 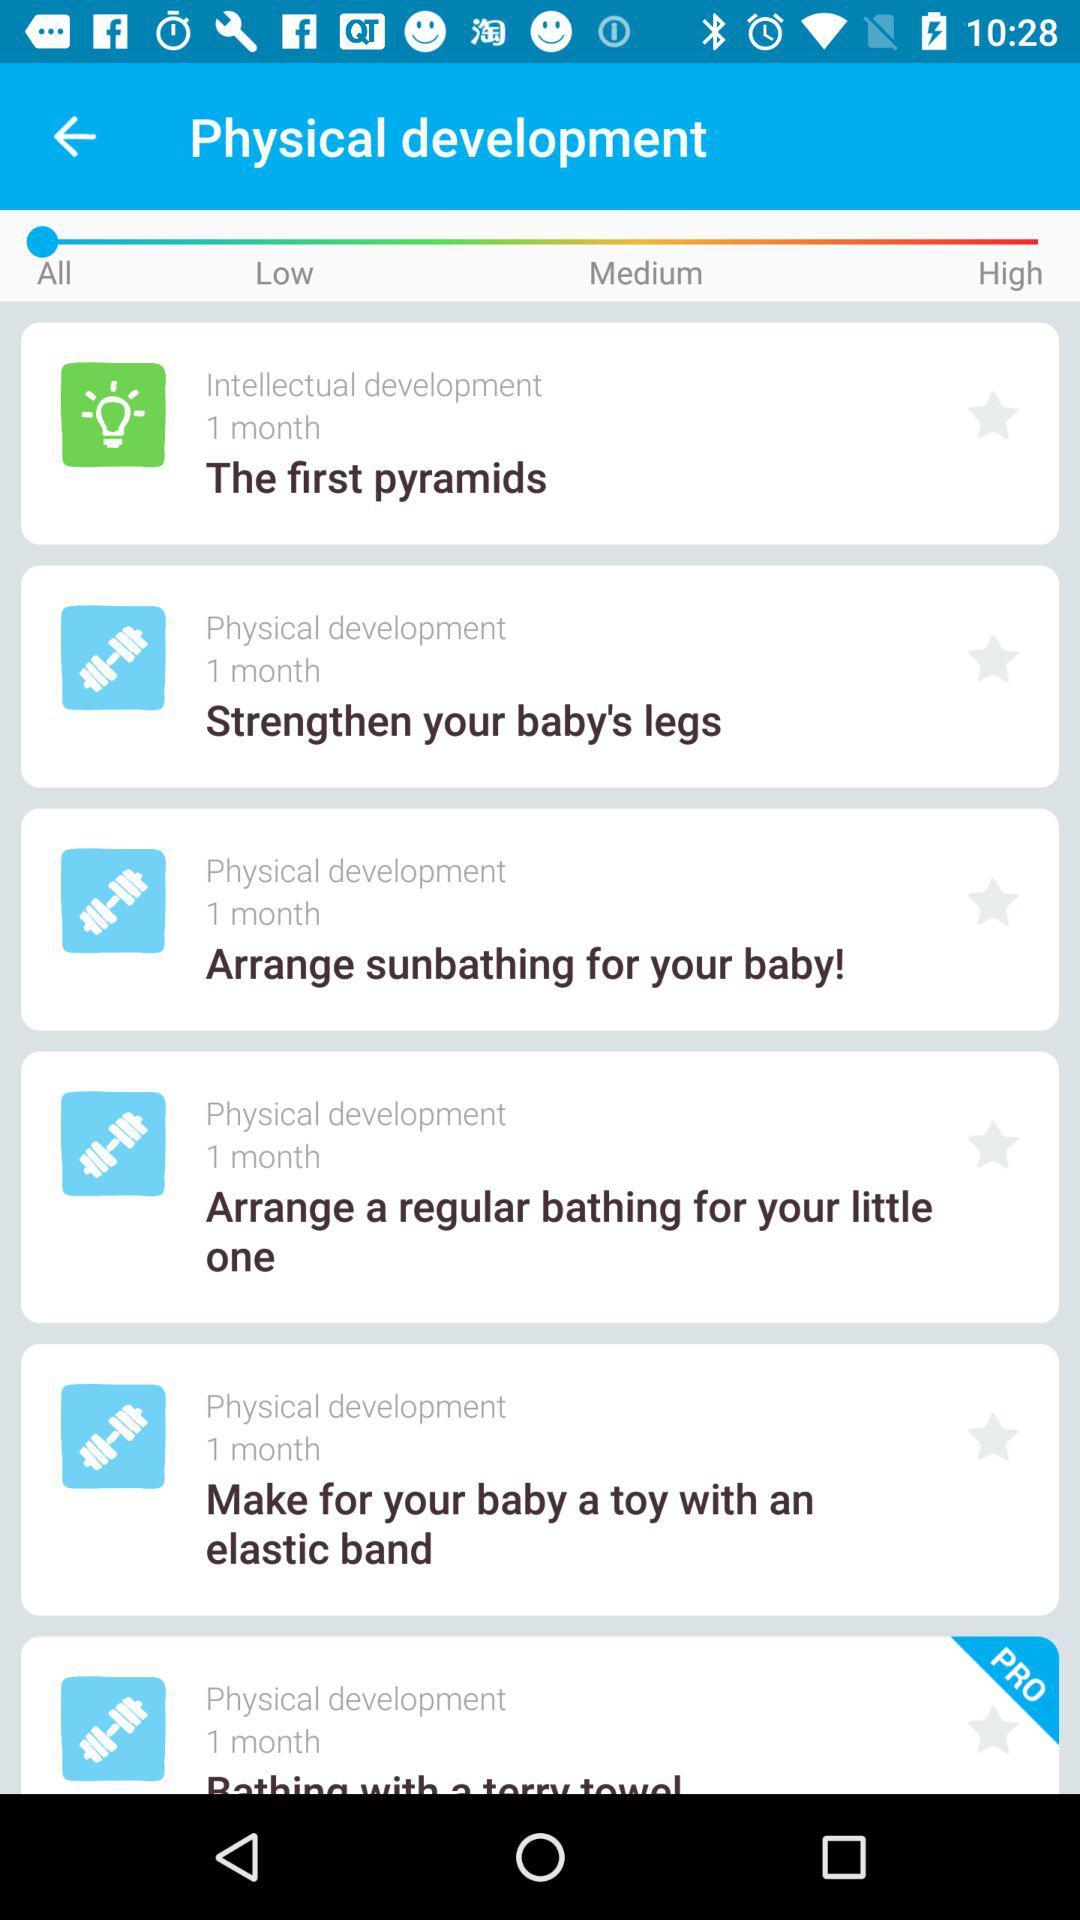 What do you see at coordinates (993, 658) in the screenshot?
I see `adding favorite star icon` at bounding box center [993, 658].